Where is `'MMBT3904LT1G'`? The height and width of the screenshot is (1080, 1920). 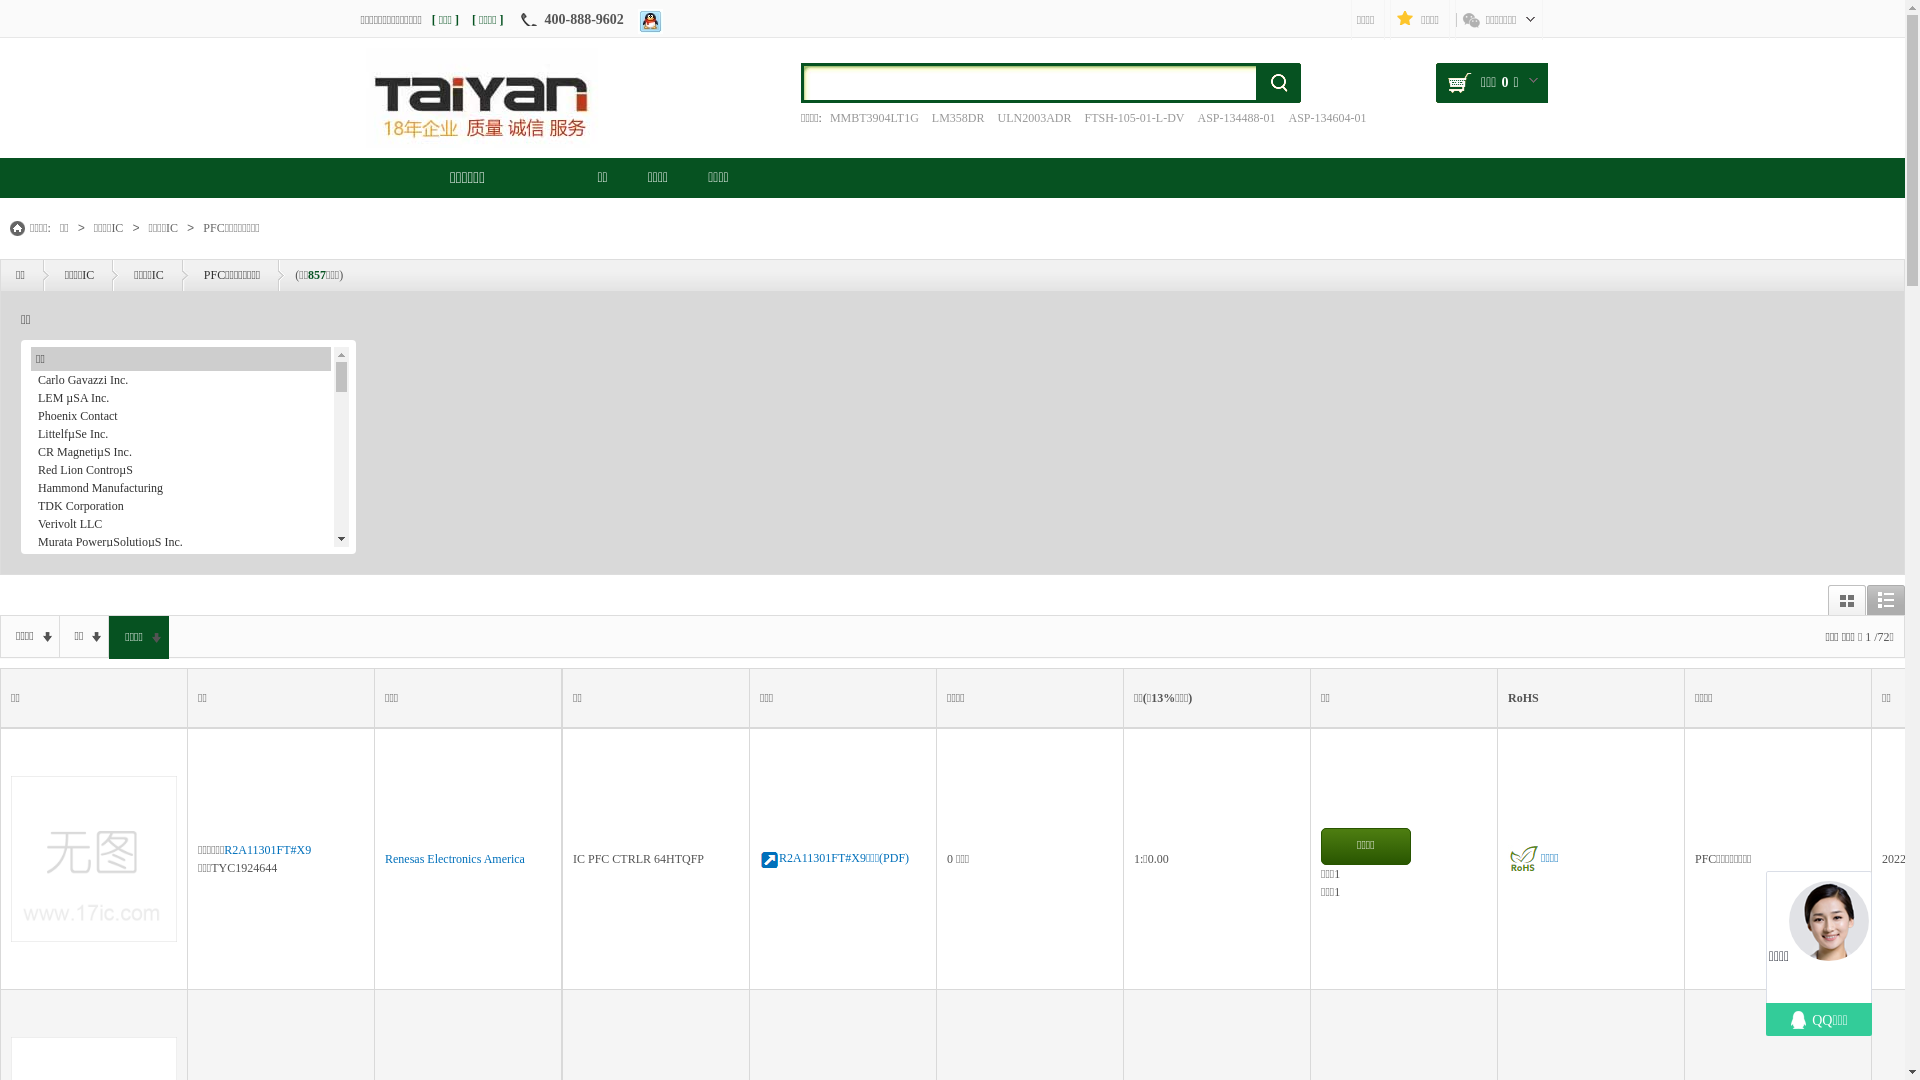 'MMBT3904LT1G' is located at coordinates (874, 118).